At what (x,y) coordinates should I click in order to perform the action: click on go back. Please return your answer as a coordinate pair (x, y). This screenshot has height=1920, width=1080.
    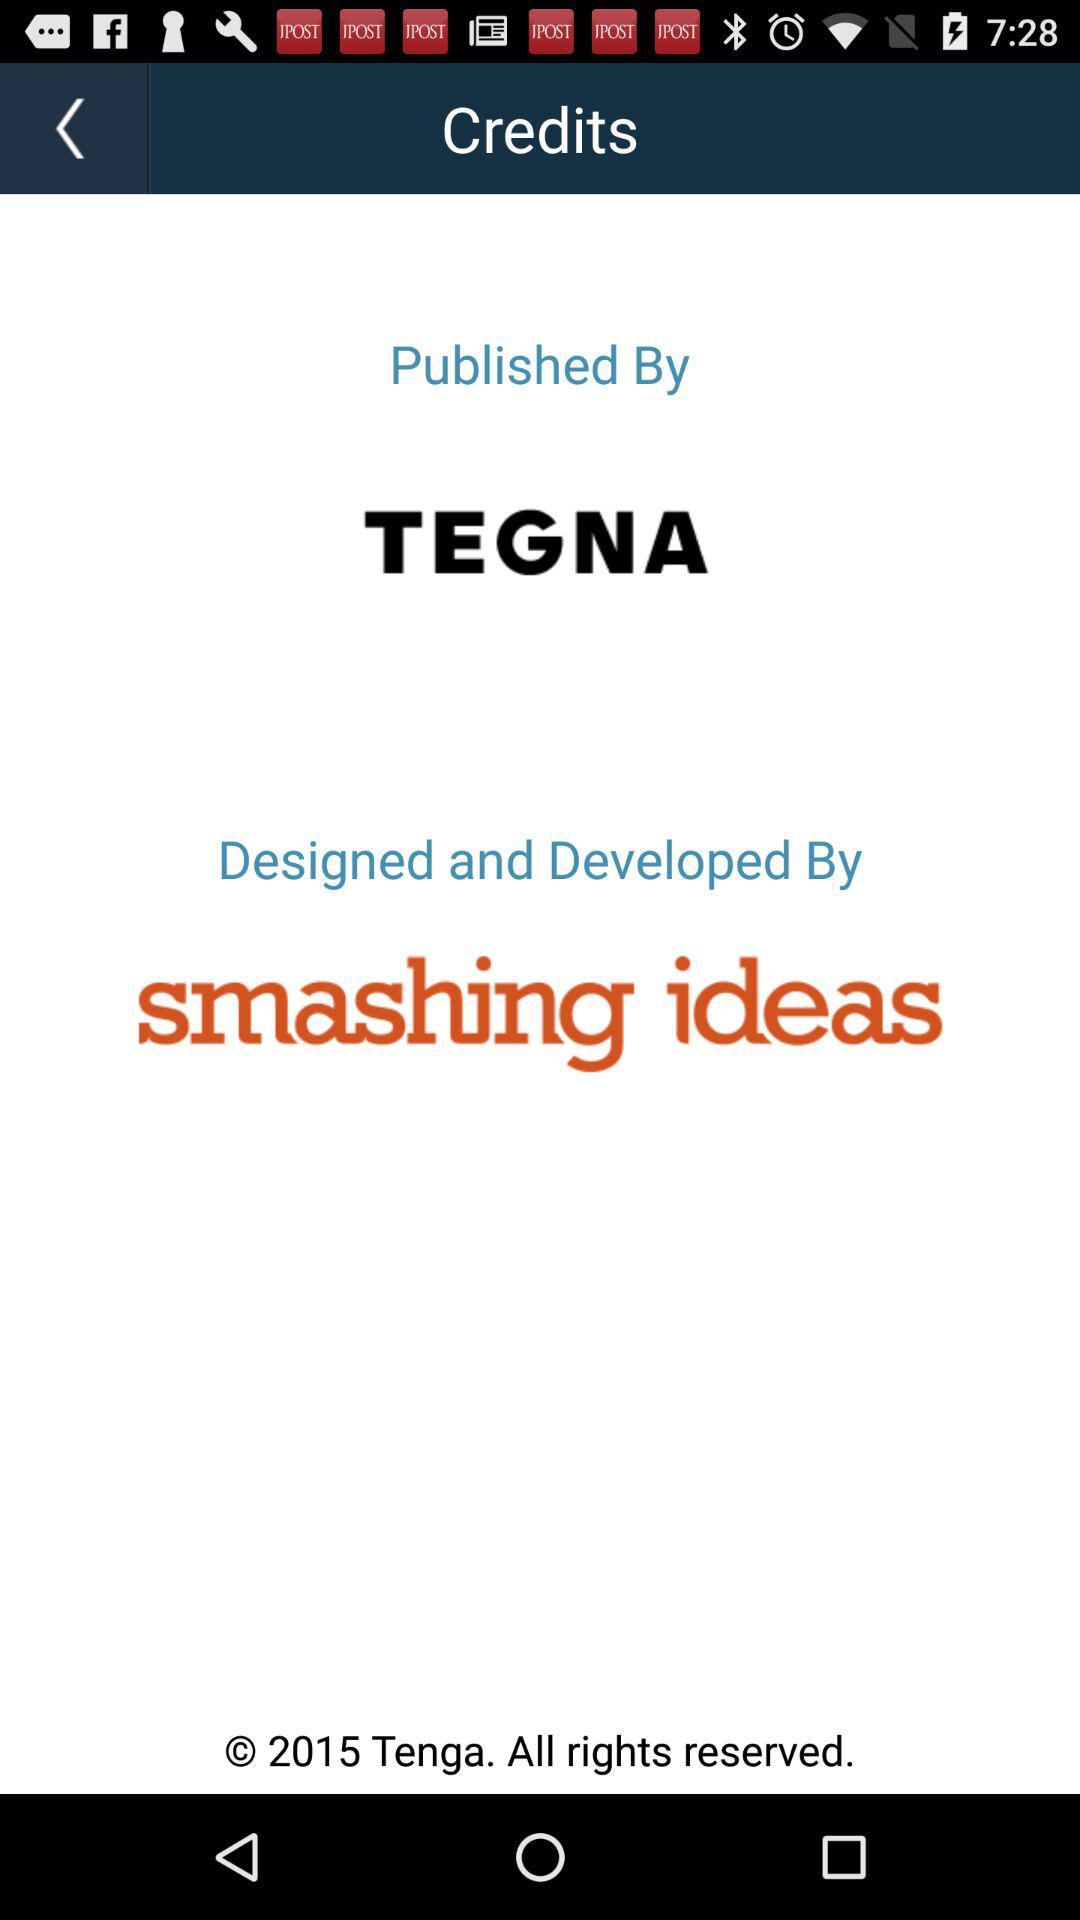
    Looking at the image, I should click on (74, 127).